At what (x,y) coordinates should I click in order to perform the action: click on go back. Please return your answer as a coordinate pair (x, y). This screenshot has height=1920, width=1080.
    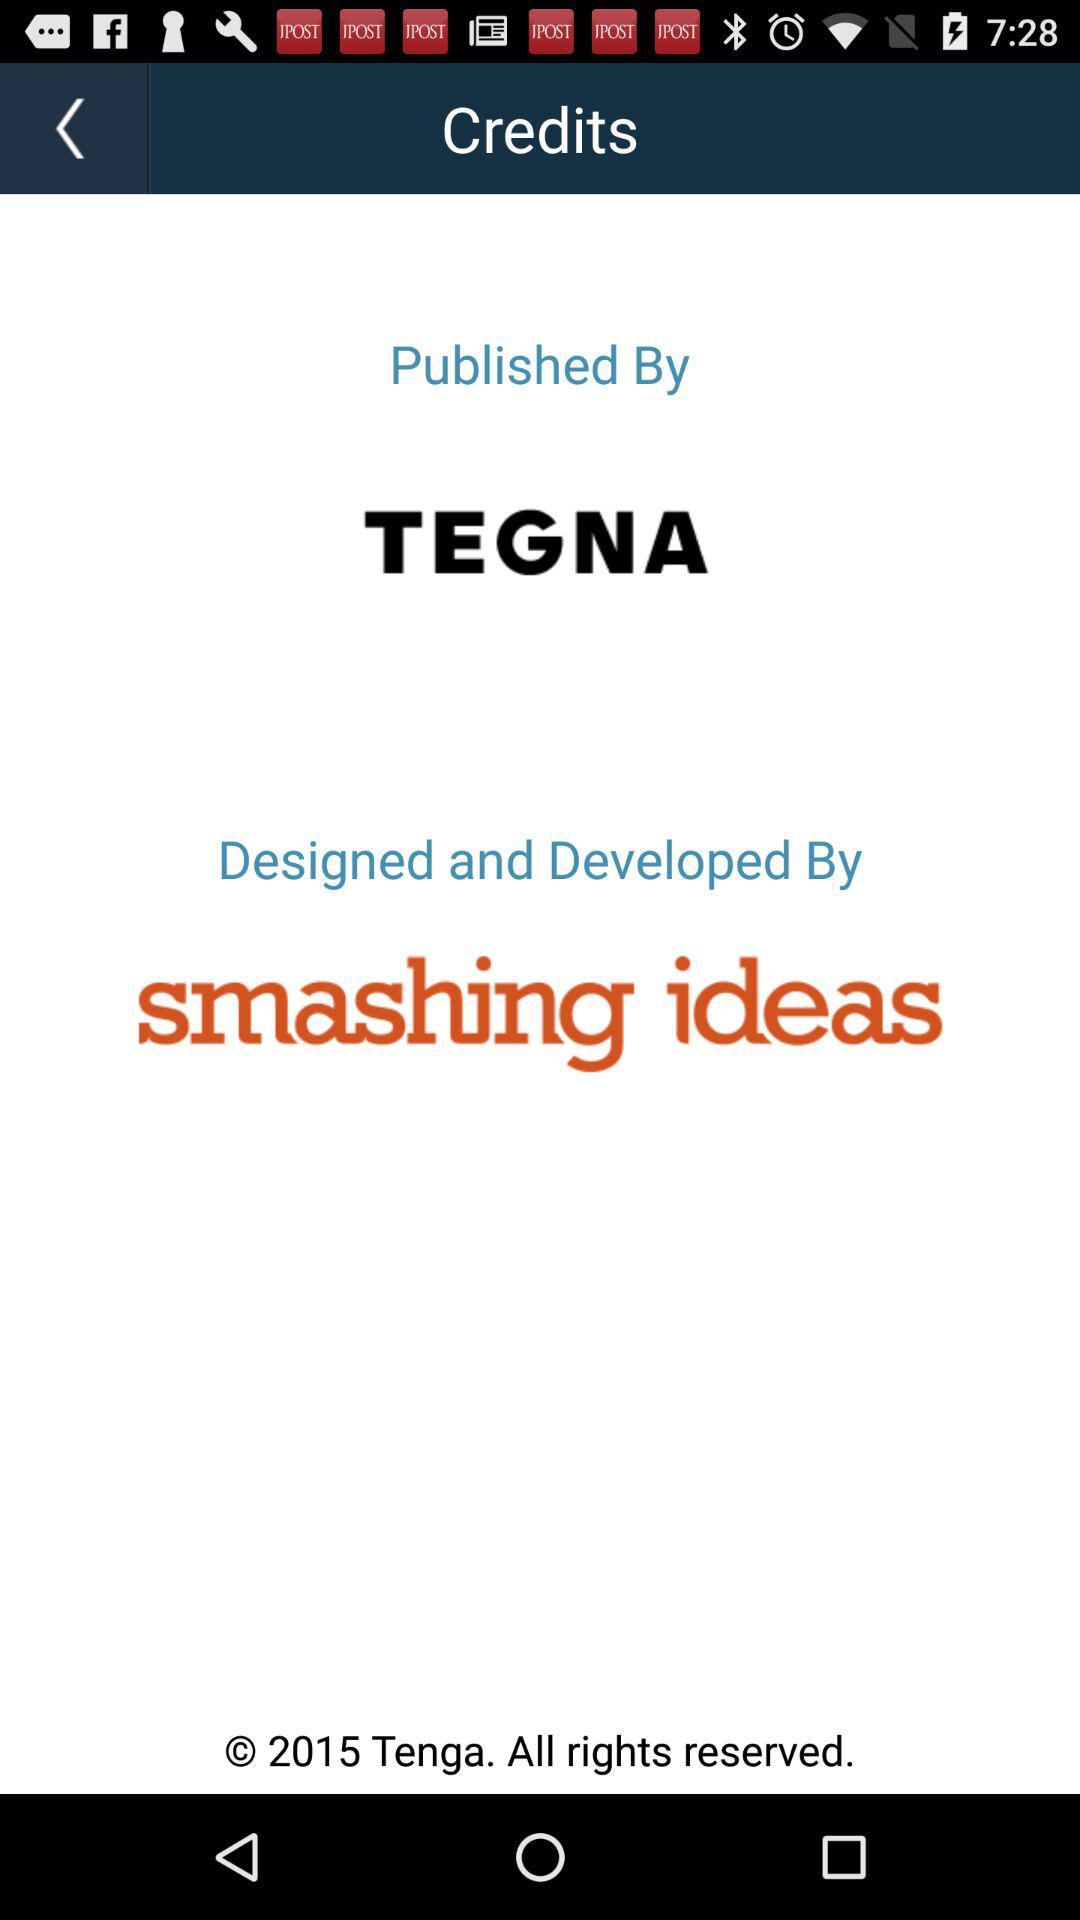
    Looking at the image, I should click on (74, 127).